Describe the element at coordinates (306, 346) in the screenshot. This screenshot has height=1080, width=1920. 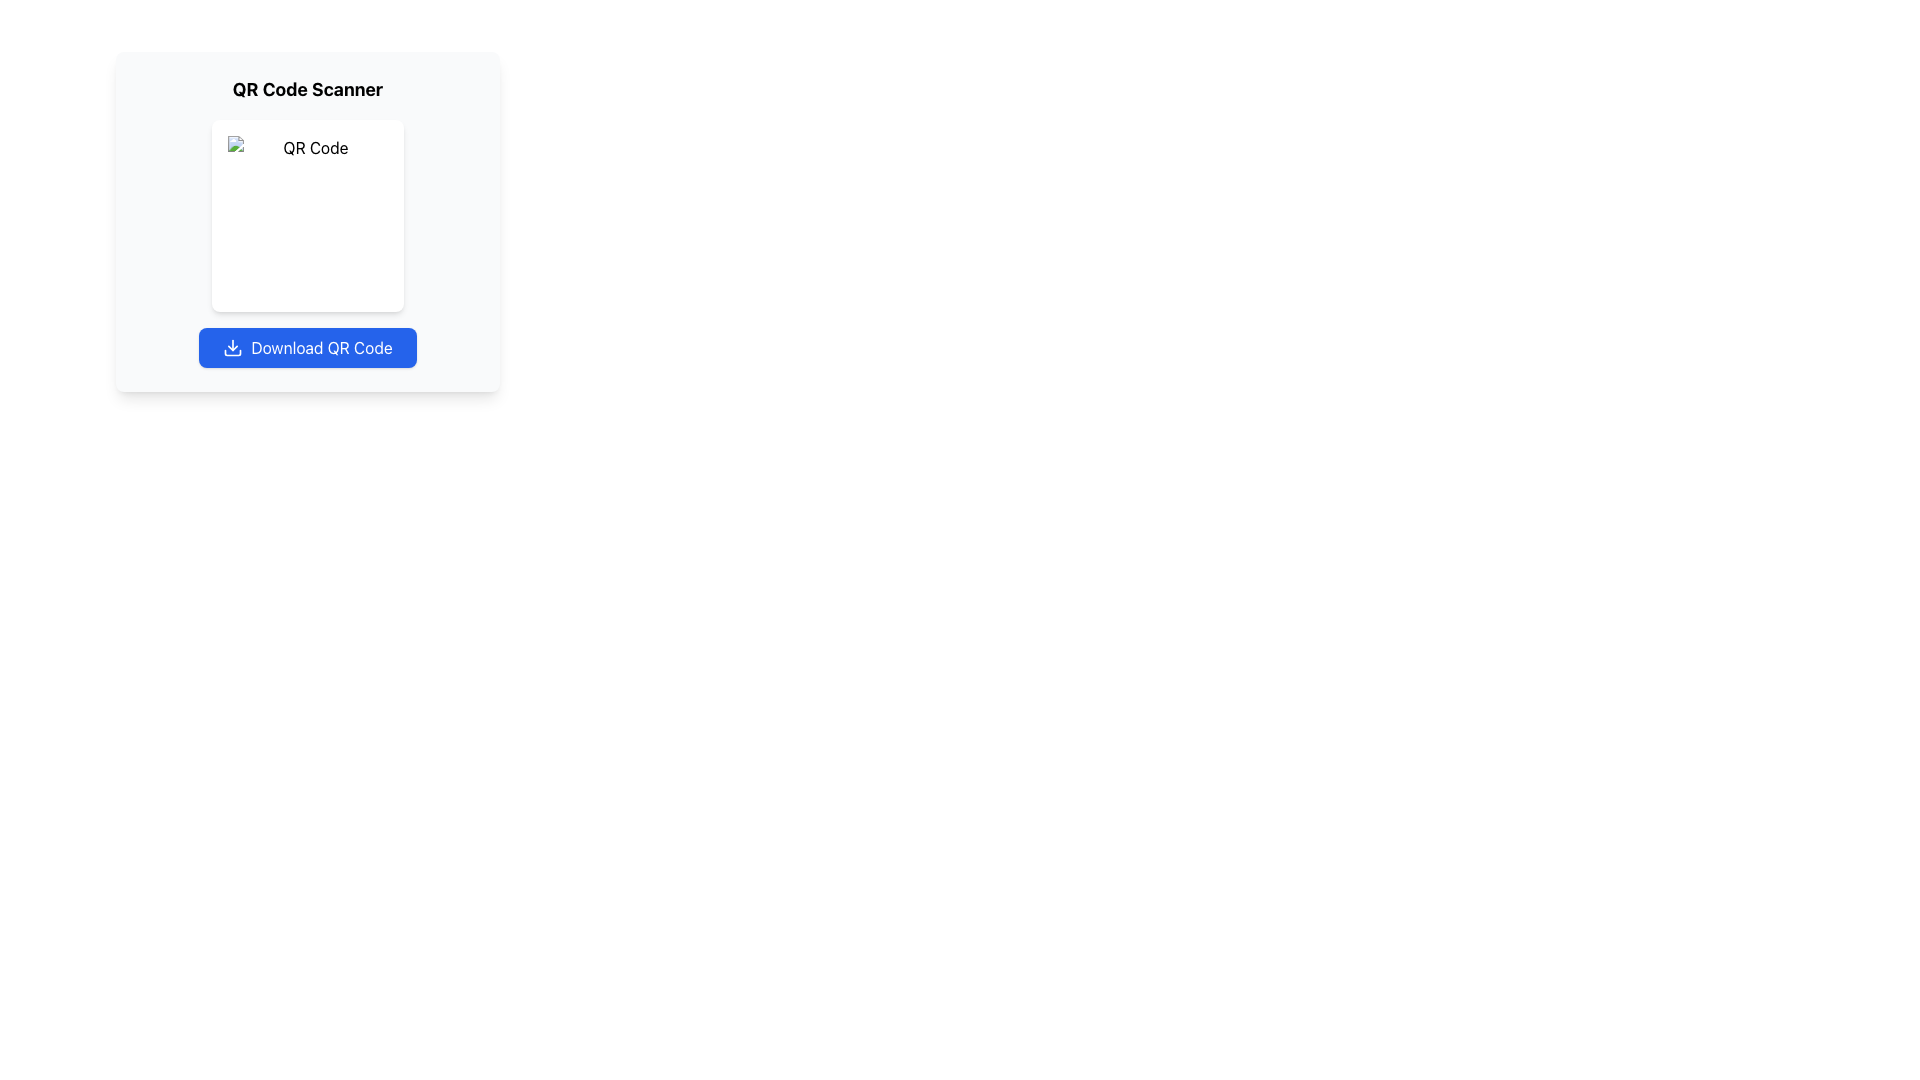
I see `the rectangular blue button labeled 'Download QR Code' to initiate the download` at that location.